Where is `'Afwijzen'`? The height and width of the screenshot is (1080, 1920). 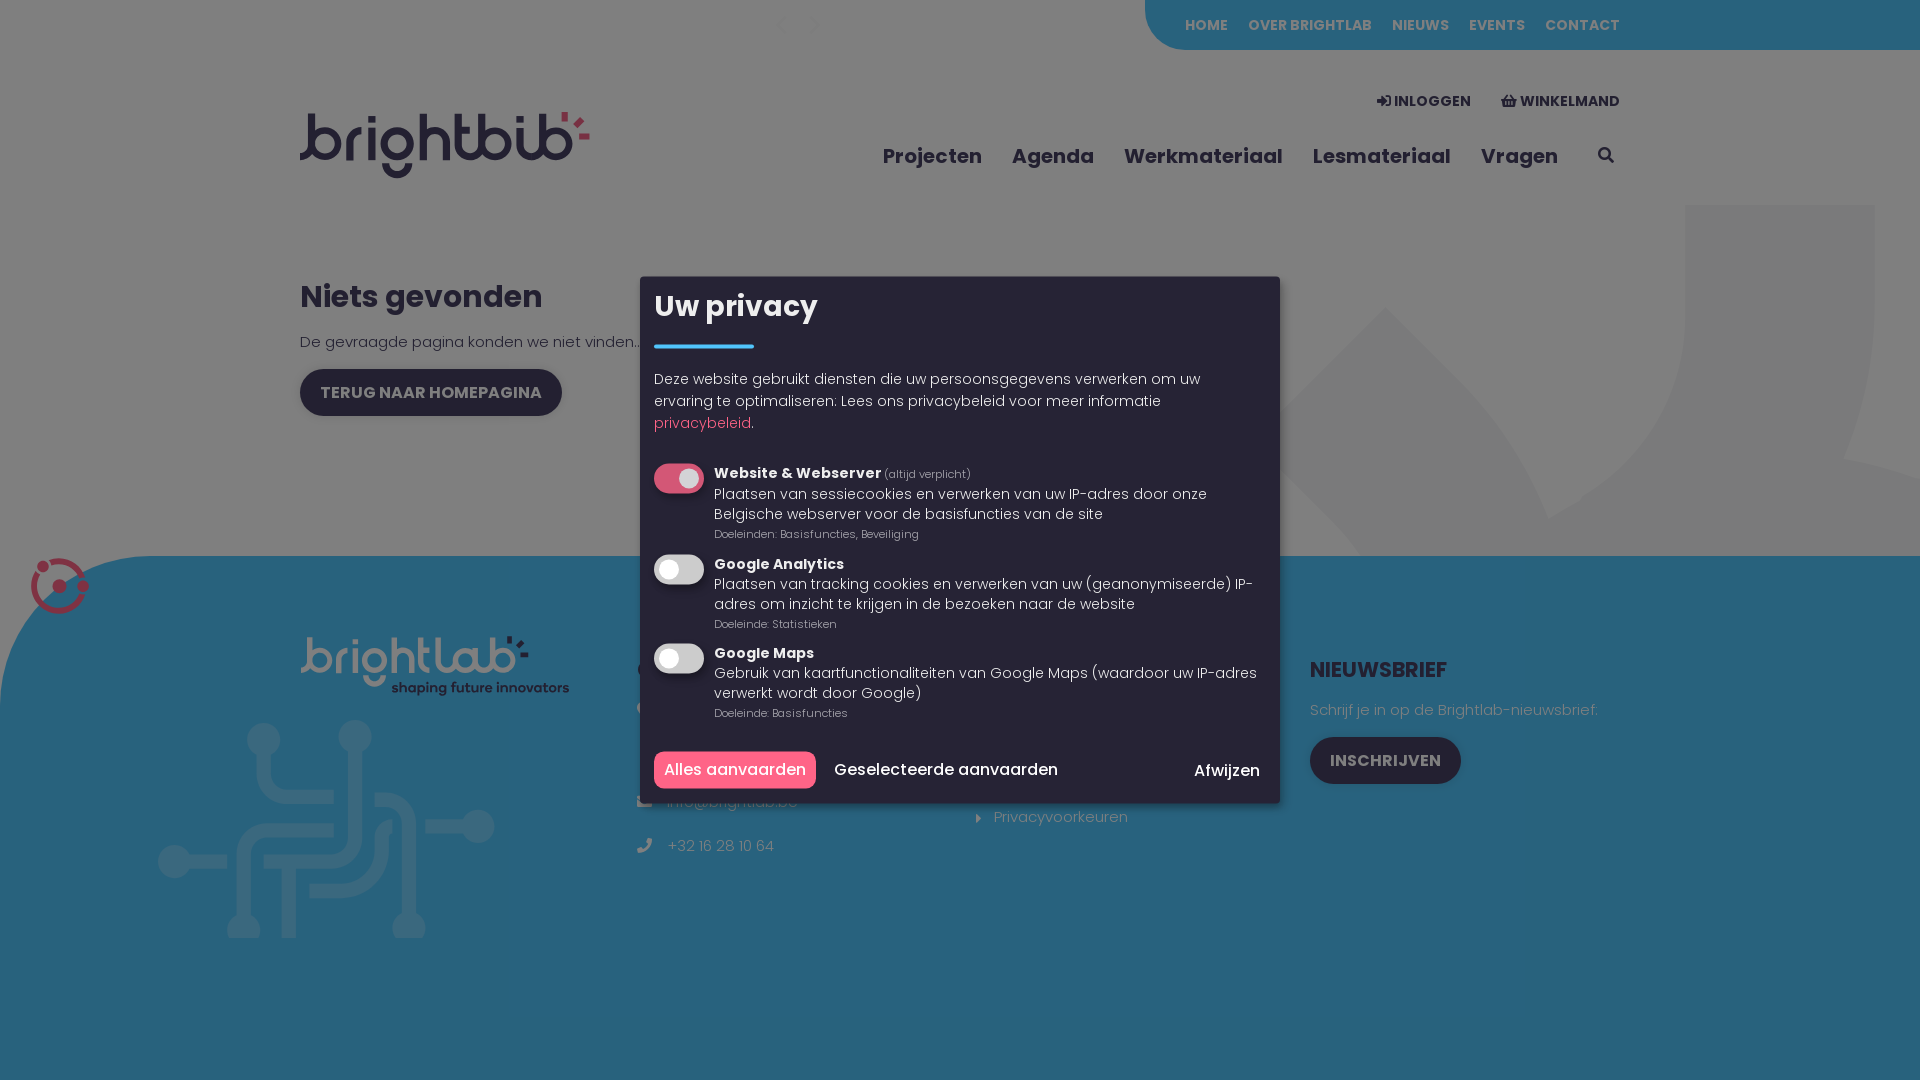
'Afwijzen' is located at coordinates (1225, 770).